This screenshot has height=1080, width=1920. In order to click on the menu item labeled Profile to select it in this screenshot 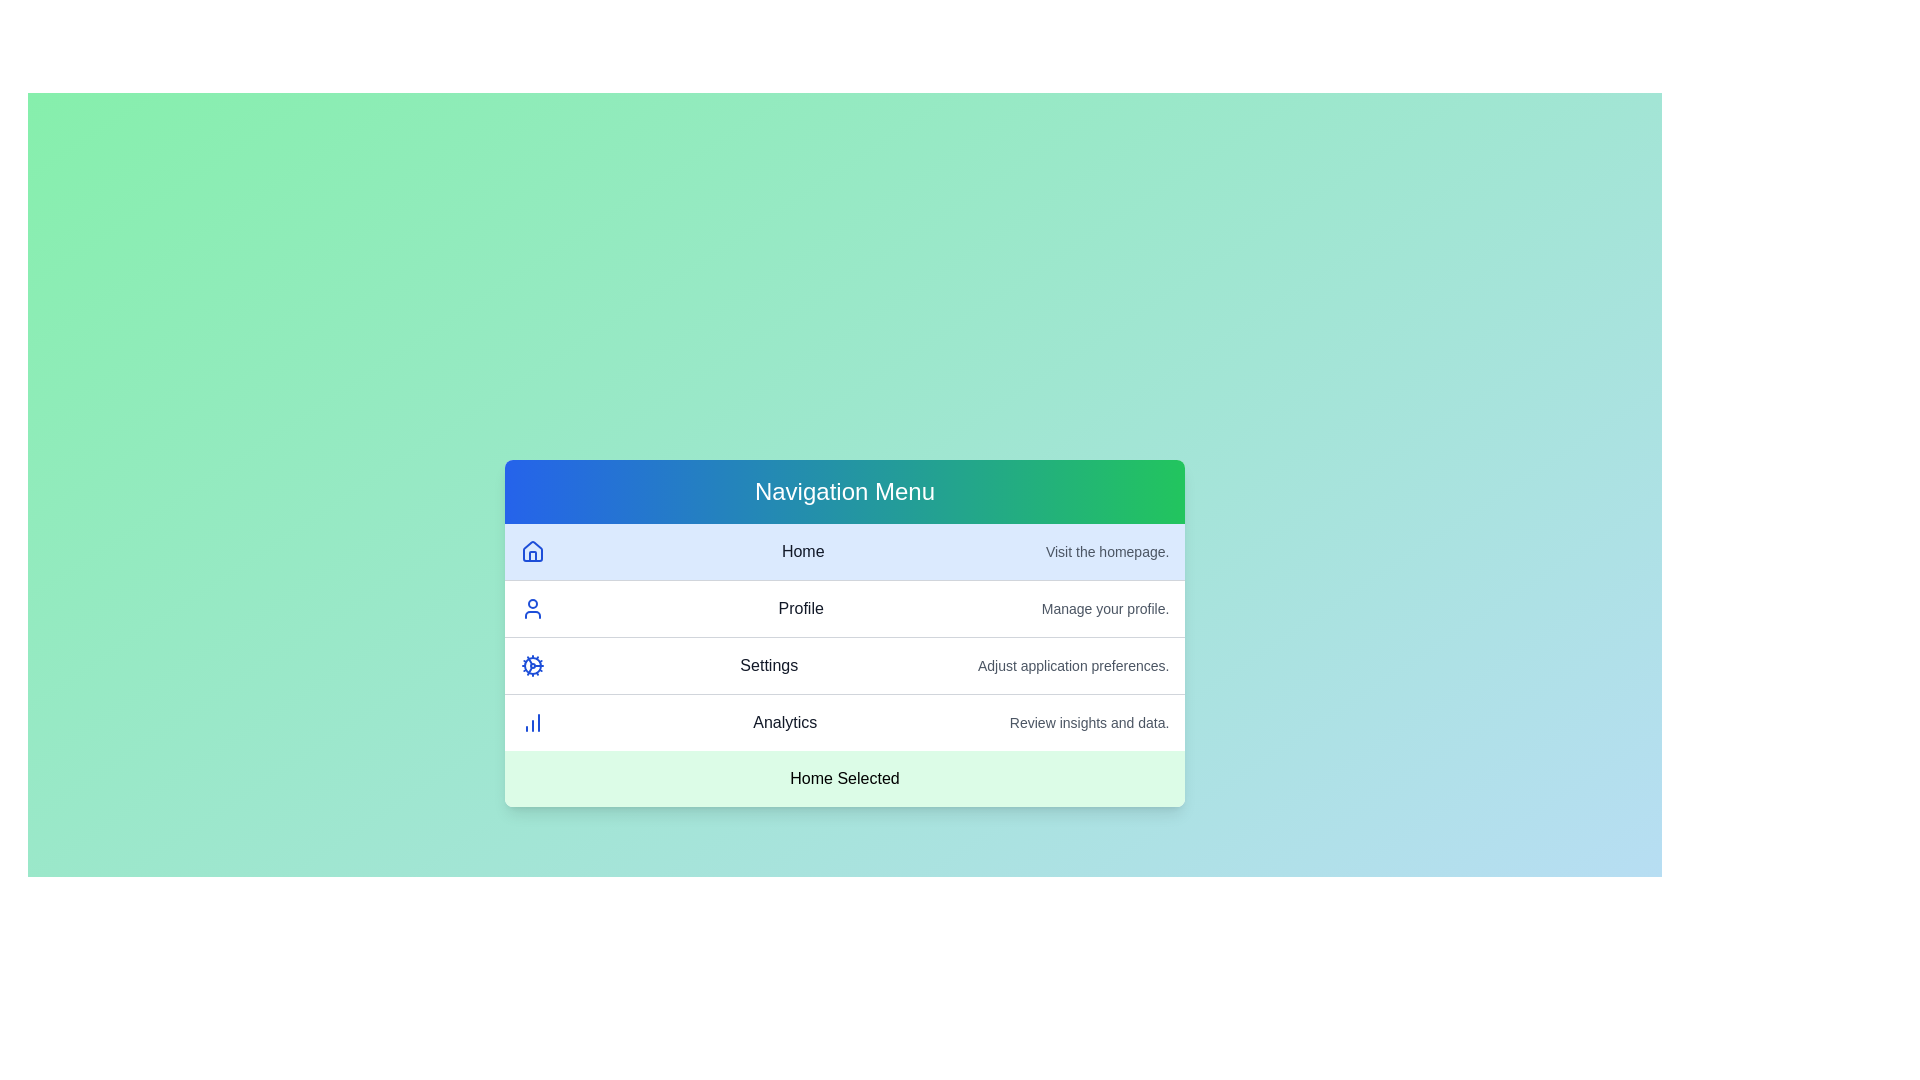, I will do `click(844, 608)`.